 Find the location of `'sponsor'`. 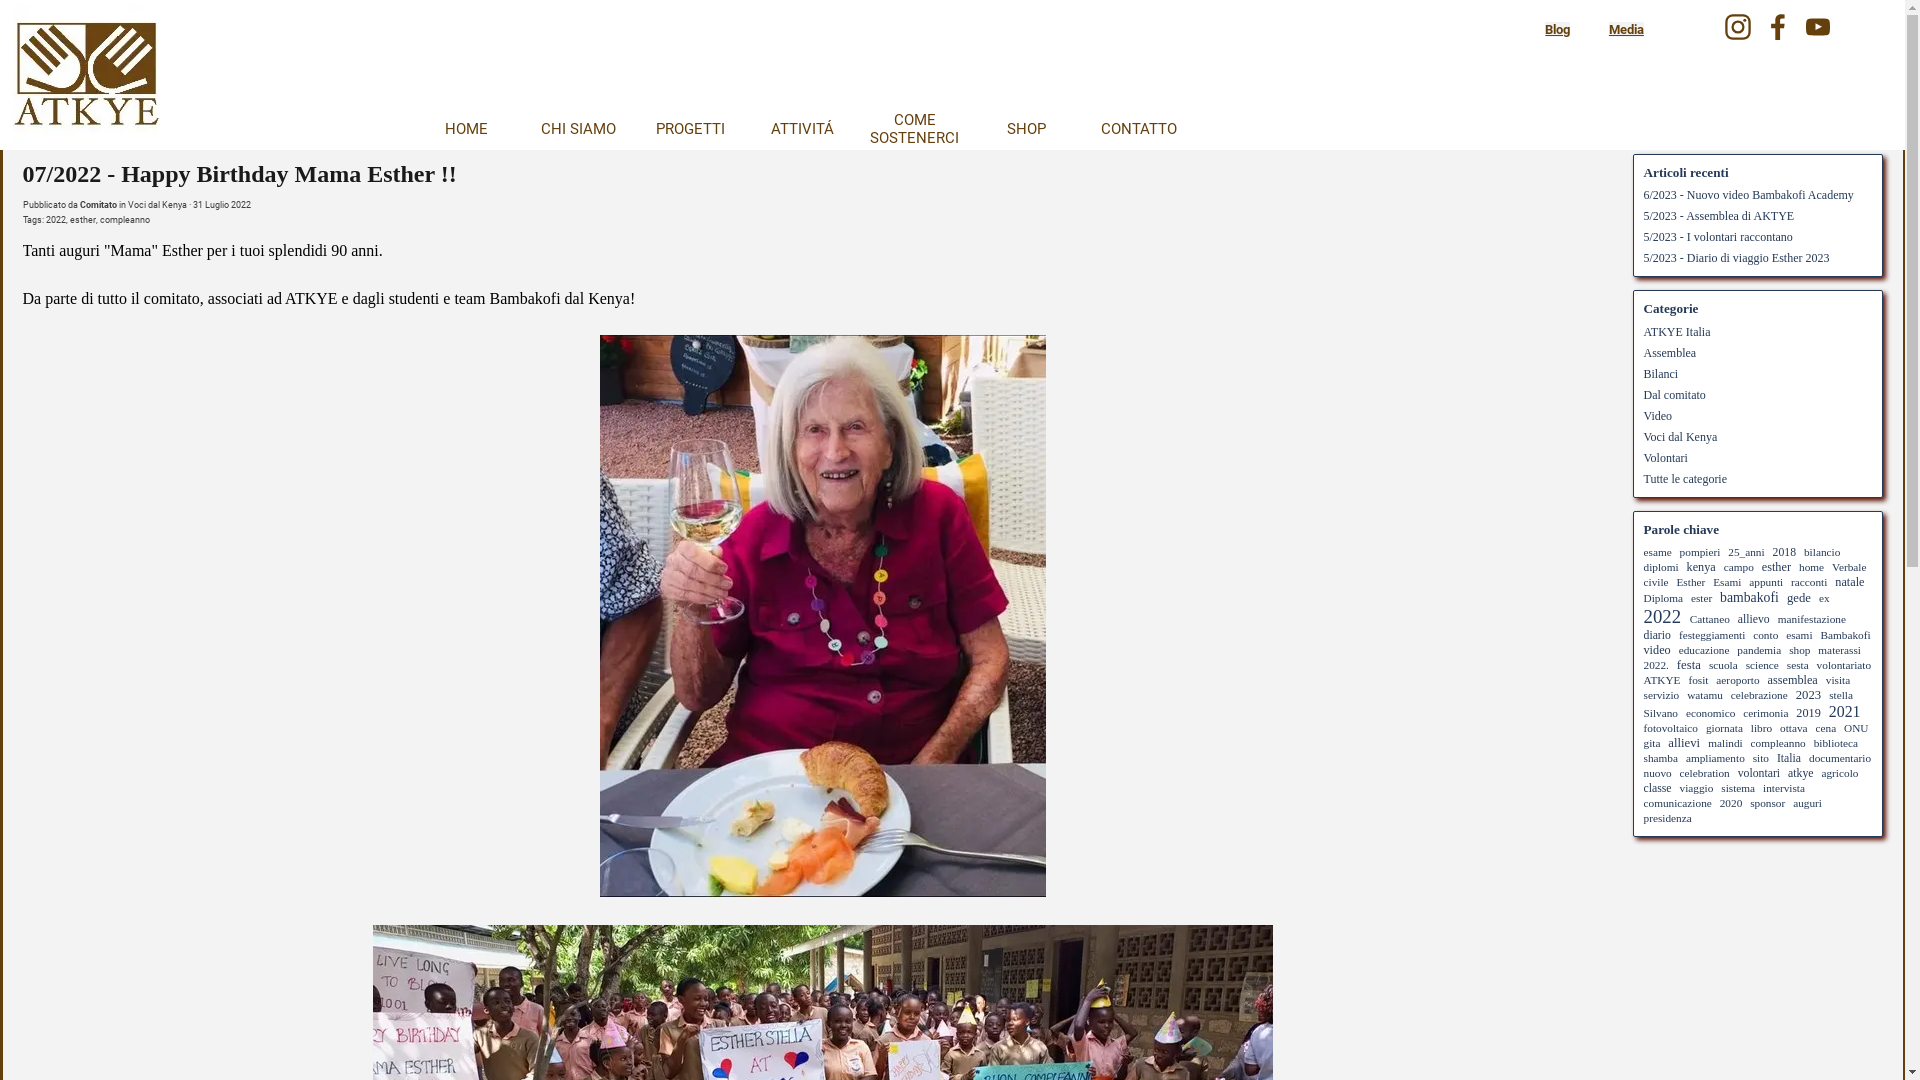

'sponsor' is located at coordinates (1767, 801).